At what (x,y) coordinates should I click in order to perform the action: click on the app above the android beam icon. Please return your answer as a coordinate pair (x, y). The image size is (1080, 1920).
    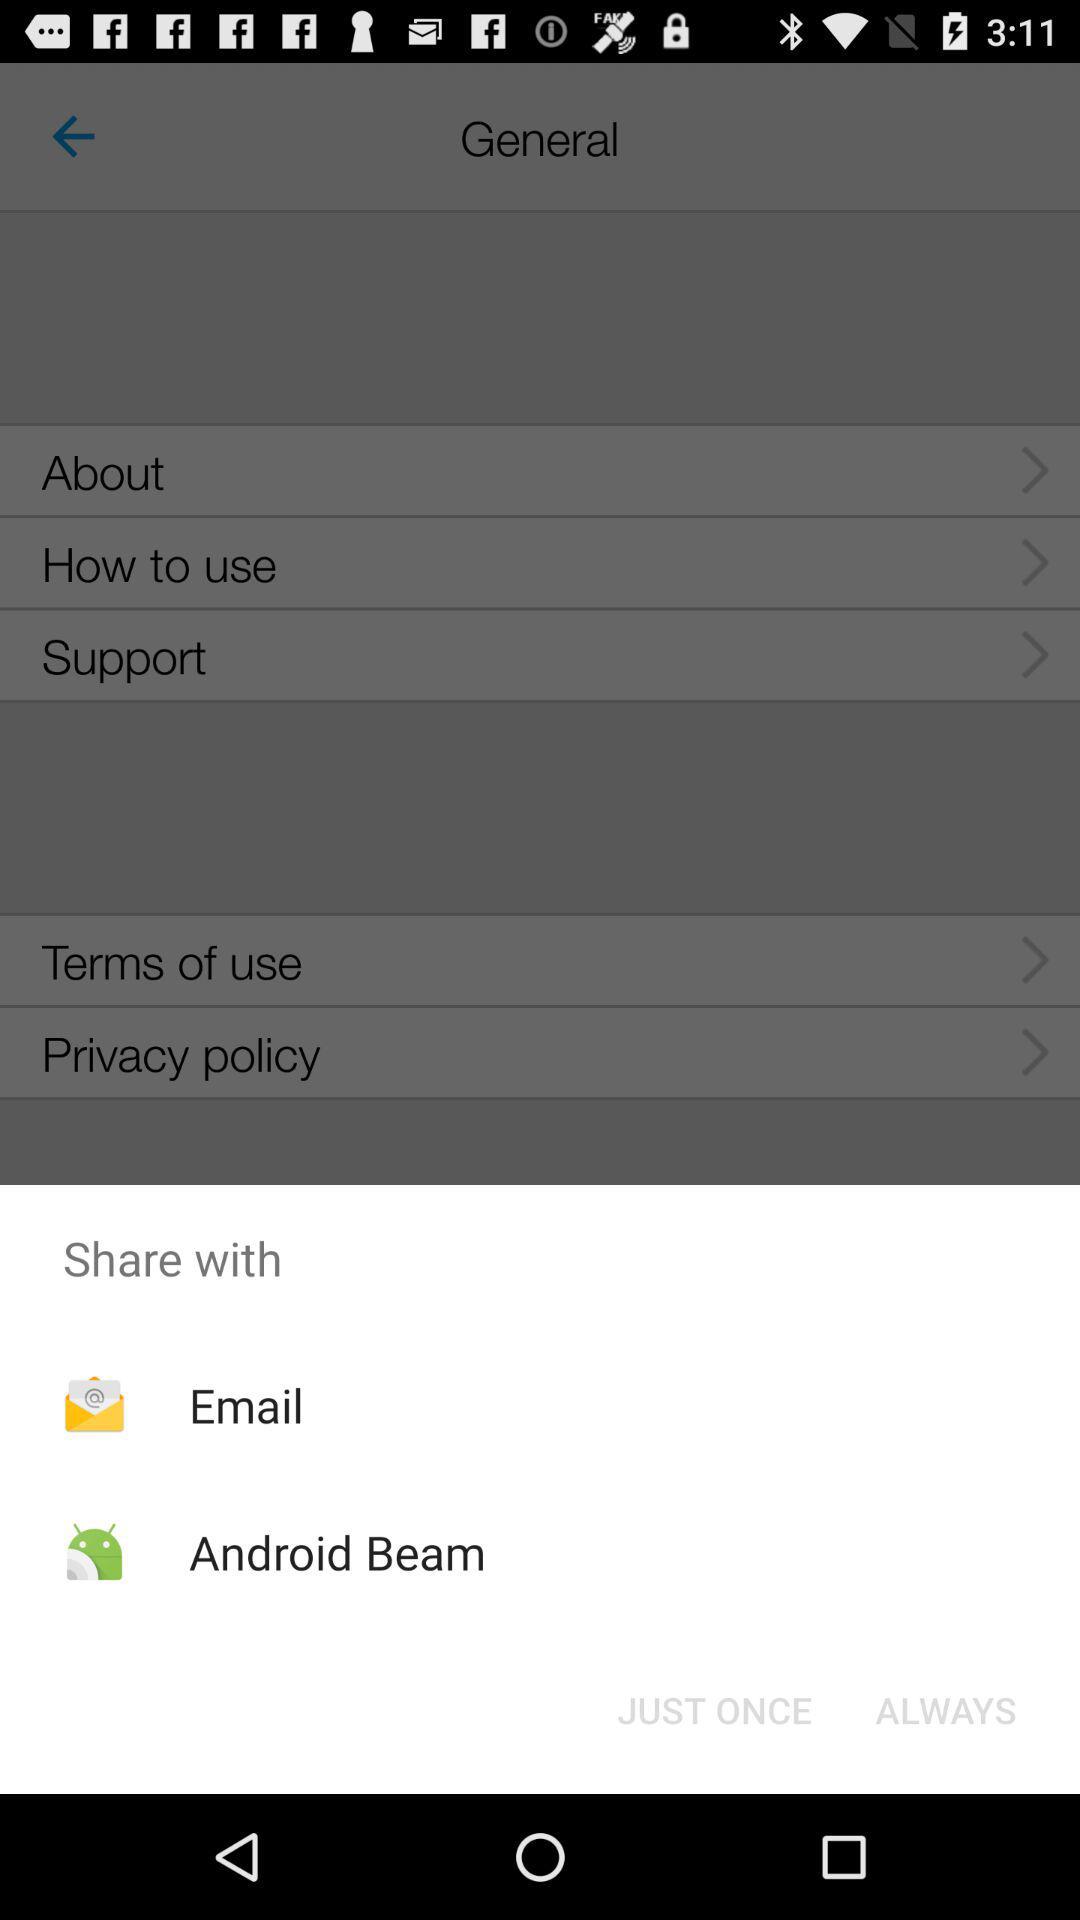
    Looking at the image, I should click on (245, 1404).